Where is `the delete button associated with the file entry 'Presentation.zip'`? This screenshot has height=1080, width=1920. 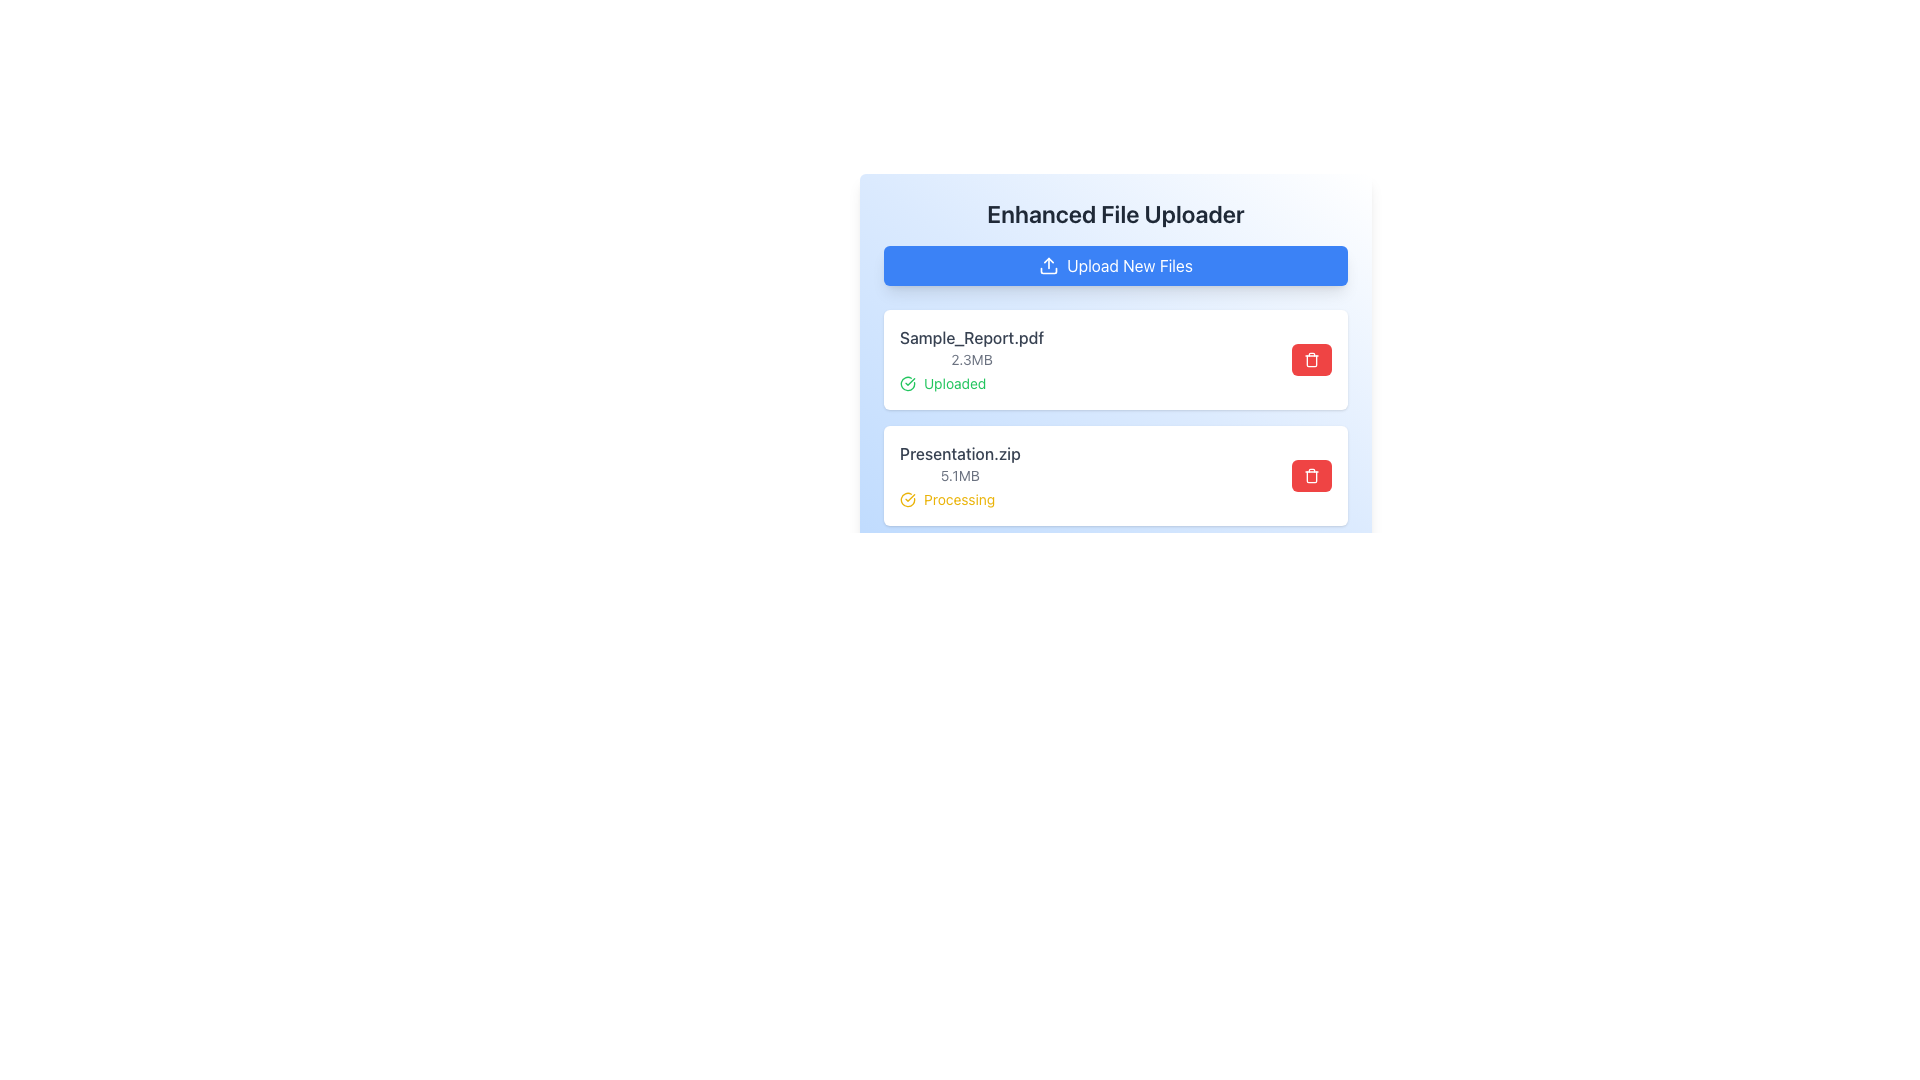
the delete button associated with the file entry 'Presentation.zip' is located at coordinates (1311, 475).